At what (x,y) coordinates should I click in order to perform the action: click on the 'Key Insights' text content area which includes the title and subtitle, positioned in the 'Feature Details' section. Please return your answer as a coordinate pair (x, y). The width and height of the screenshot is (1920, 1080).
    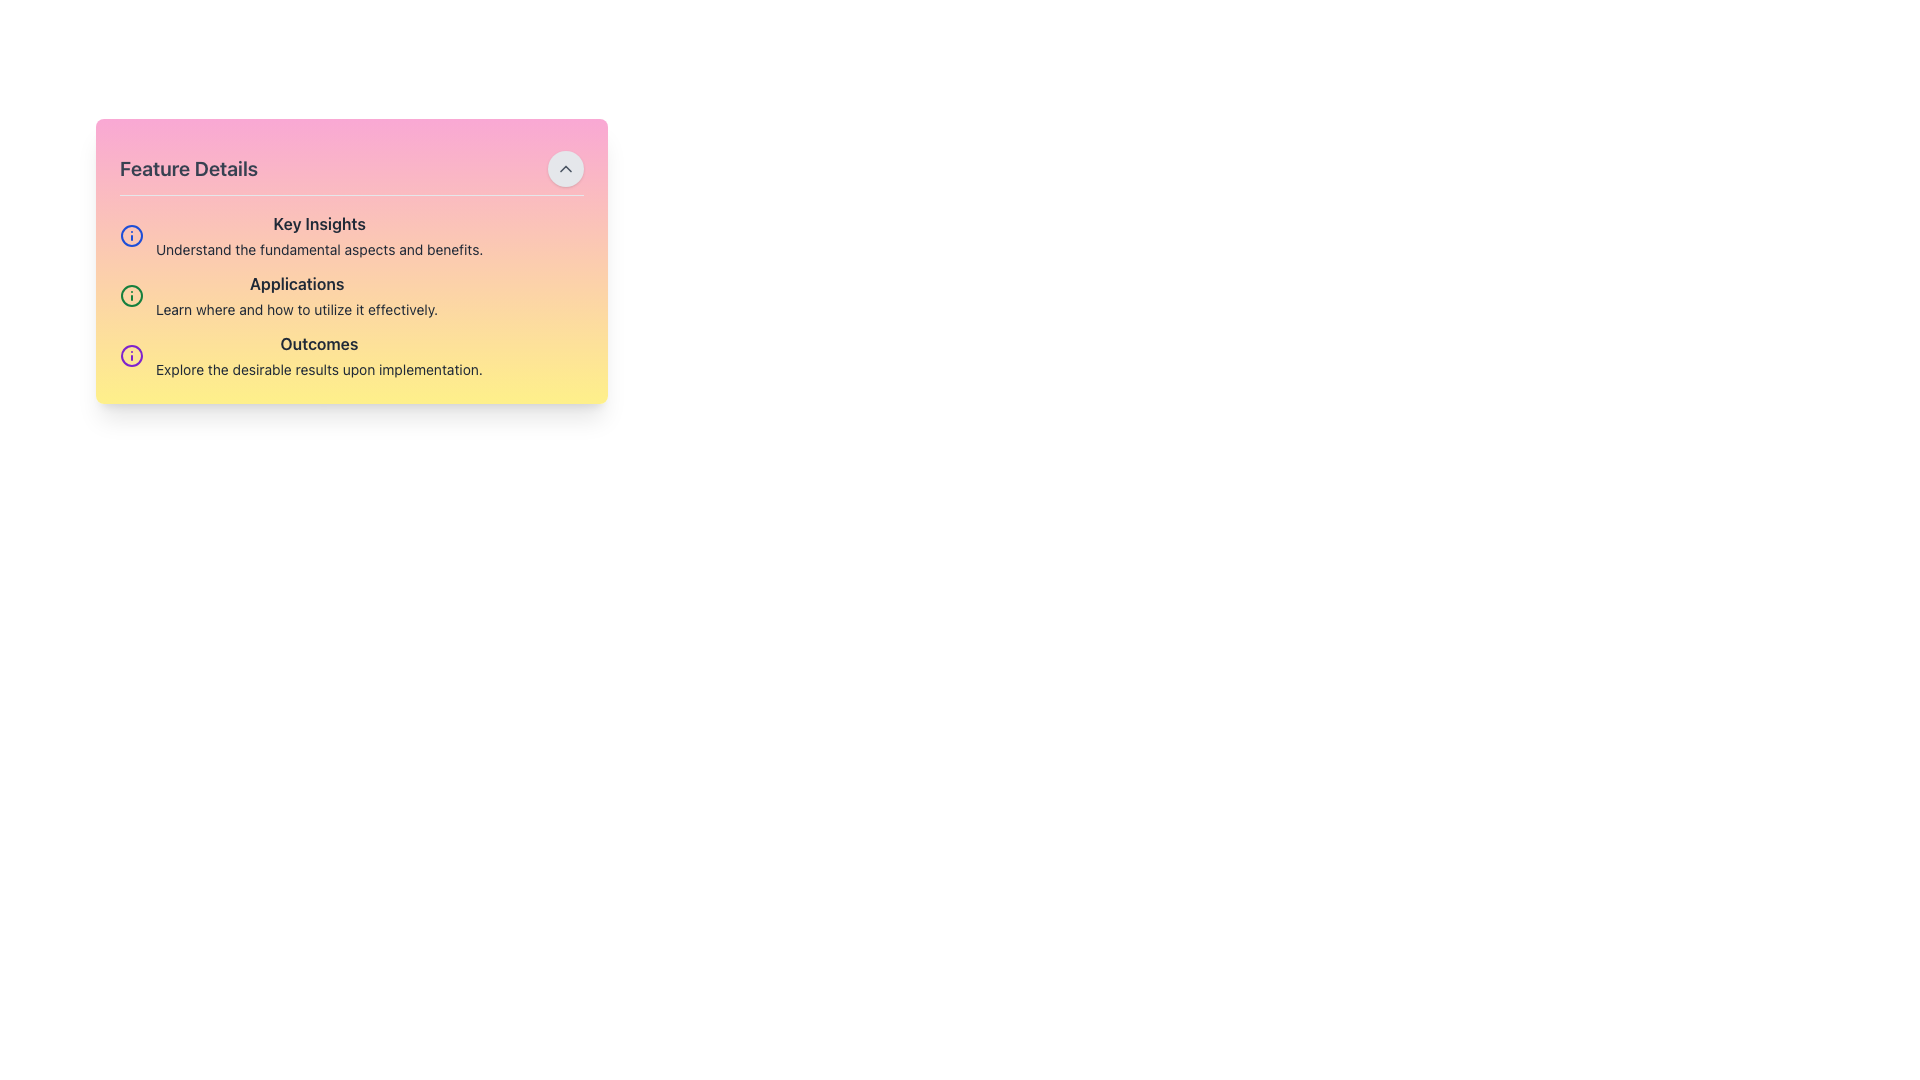
    Looking at the image, I should click on (318, 234).